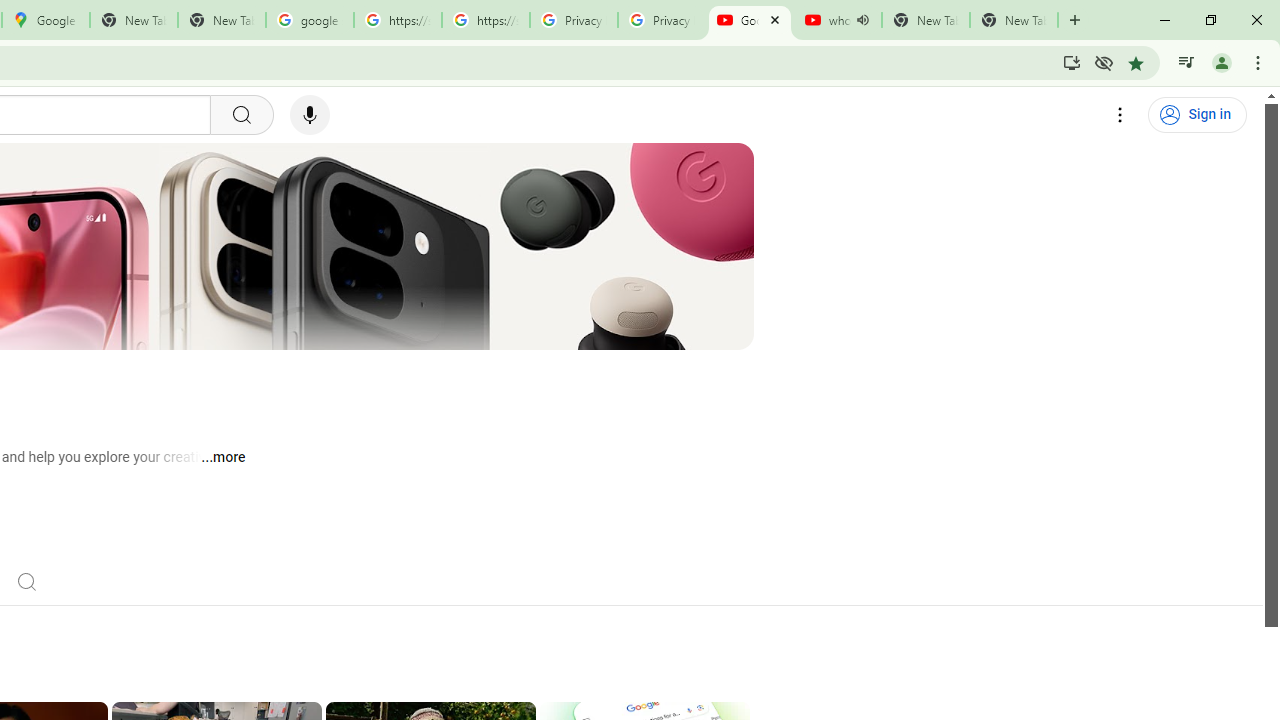  What do you see at coordinates (1185, 61) in the screenshot?
I see `'Control your music, videos, and more'` at bounding box center [1185, 61].